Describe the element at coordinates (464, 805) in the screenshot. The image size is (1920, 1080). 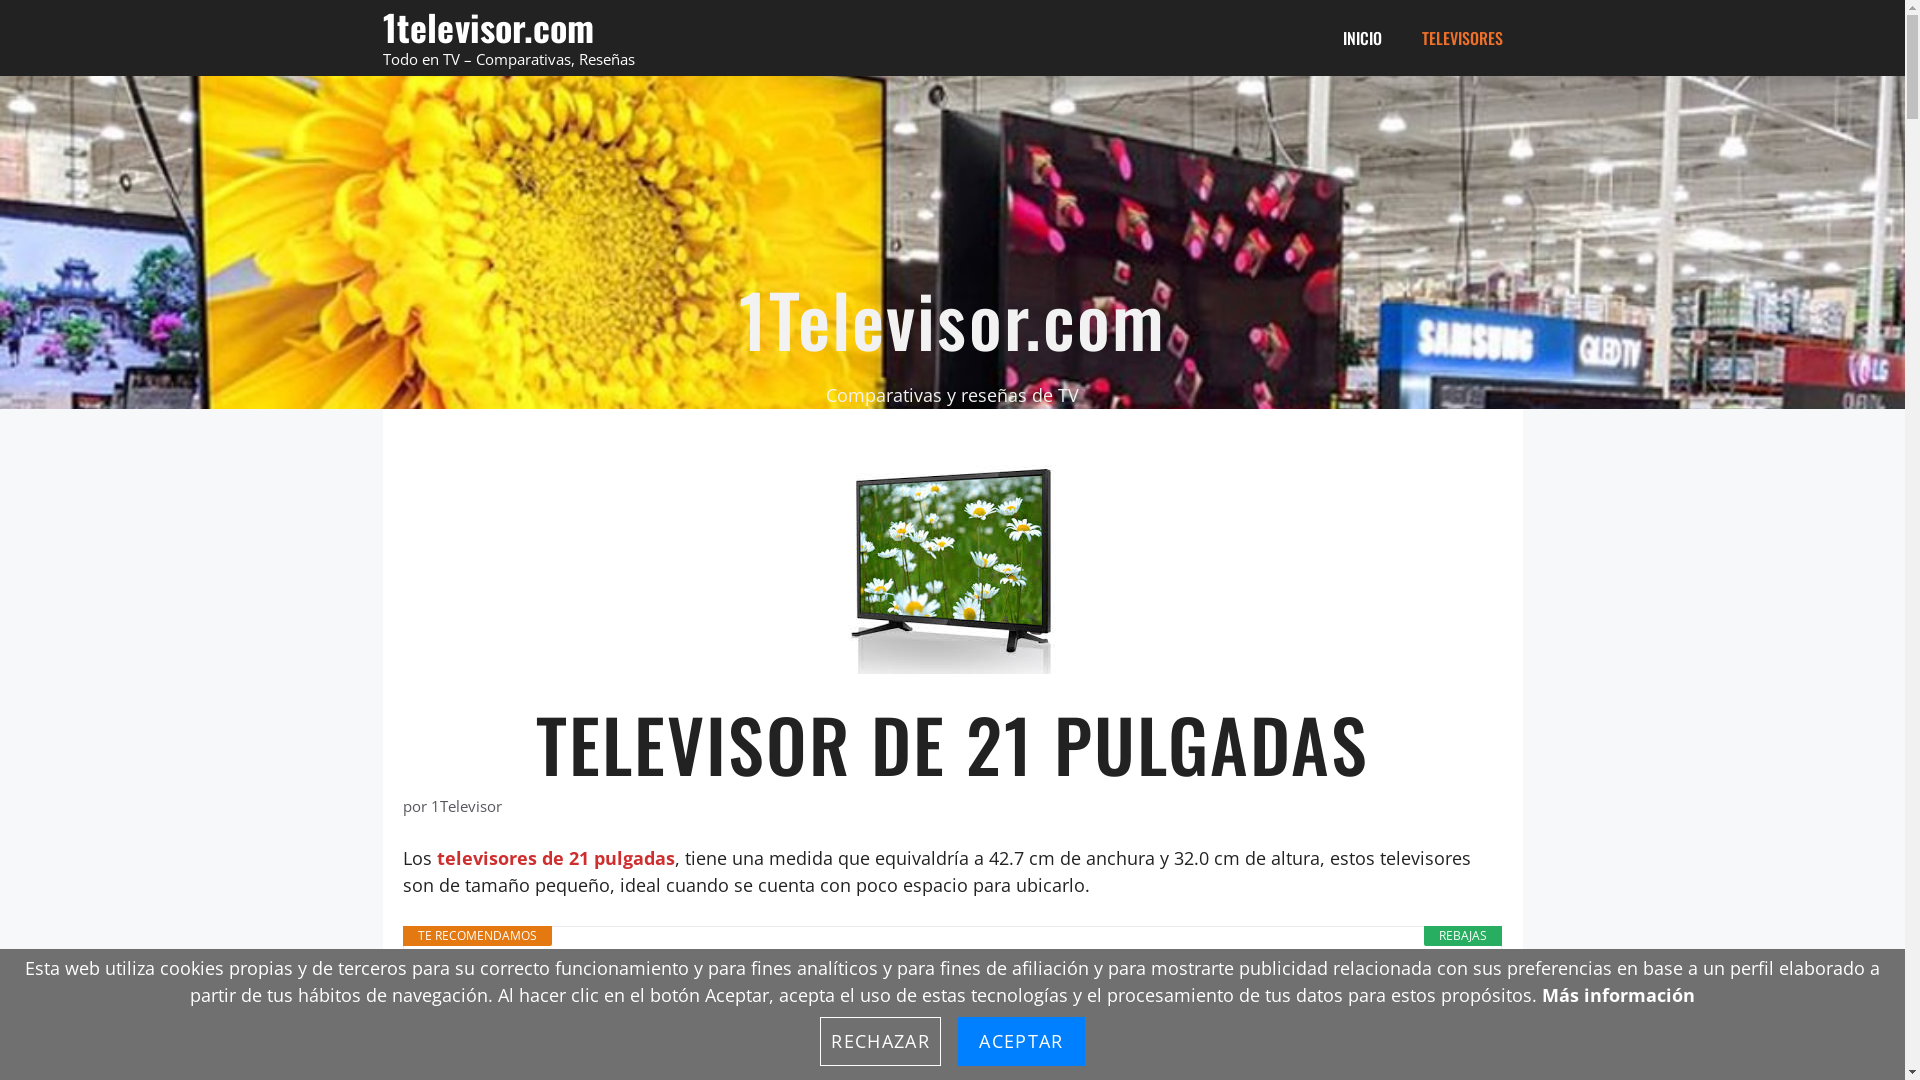
I see `'1Televisor'` at that location.